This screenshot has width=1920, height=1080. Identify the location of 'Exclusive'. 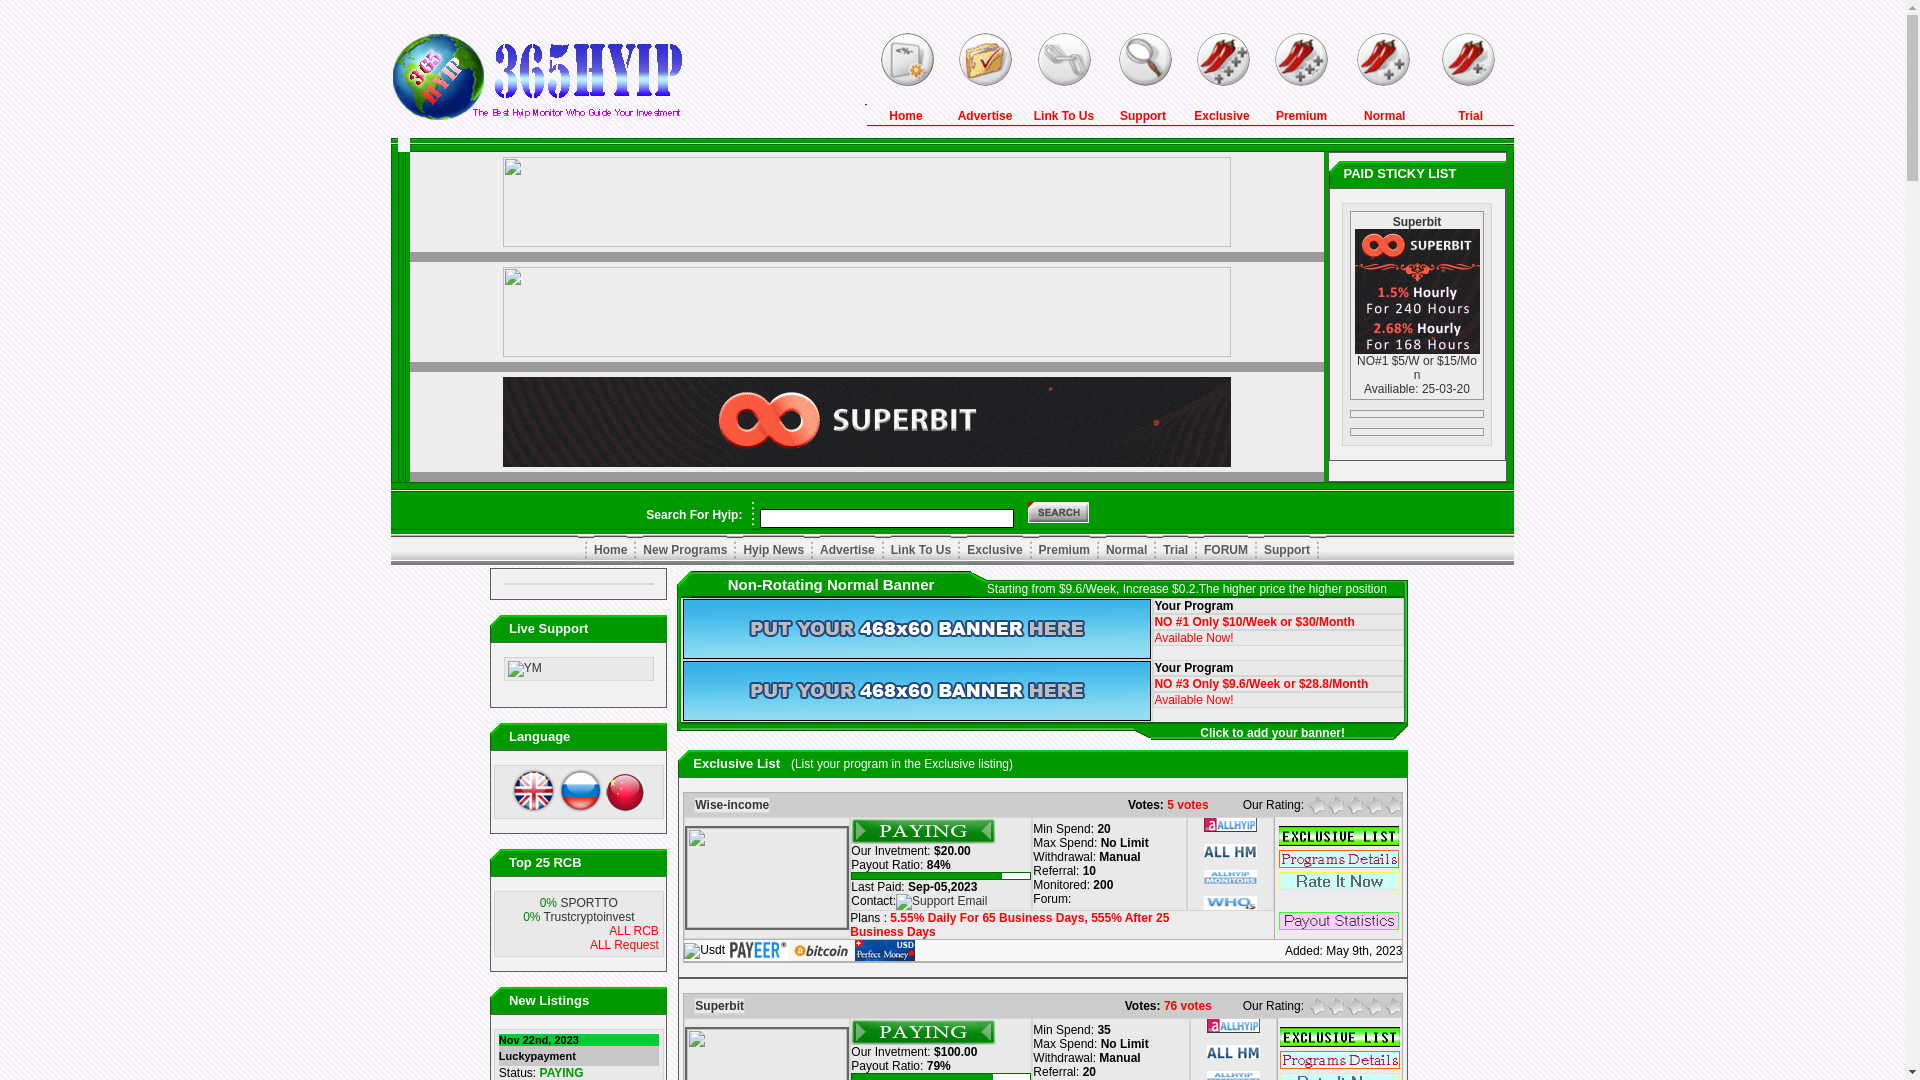
(994, 550).